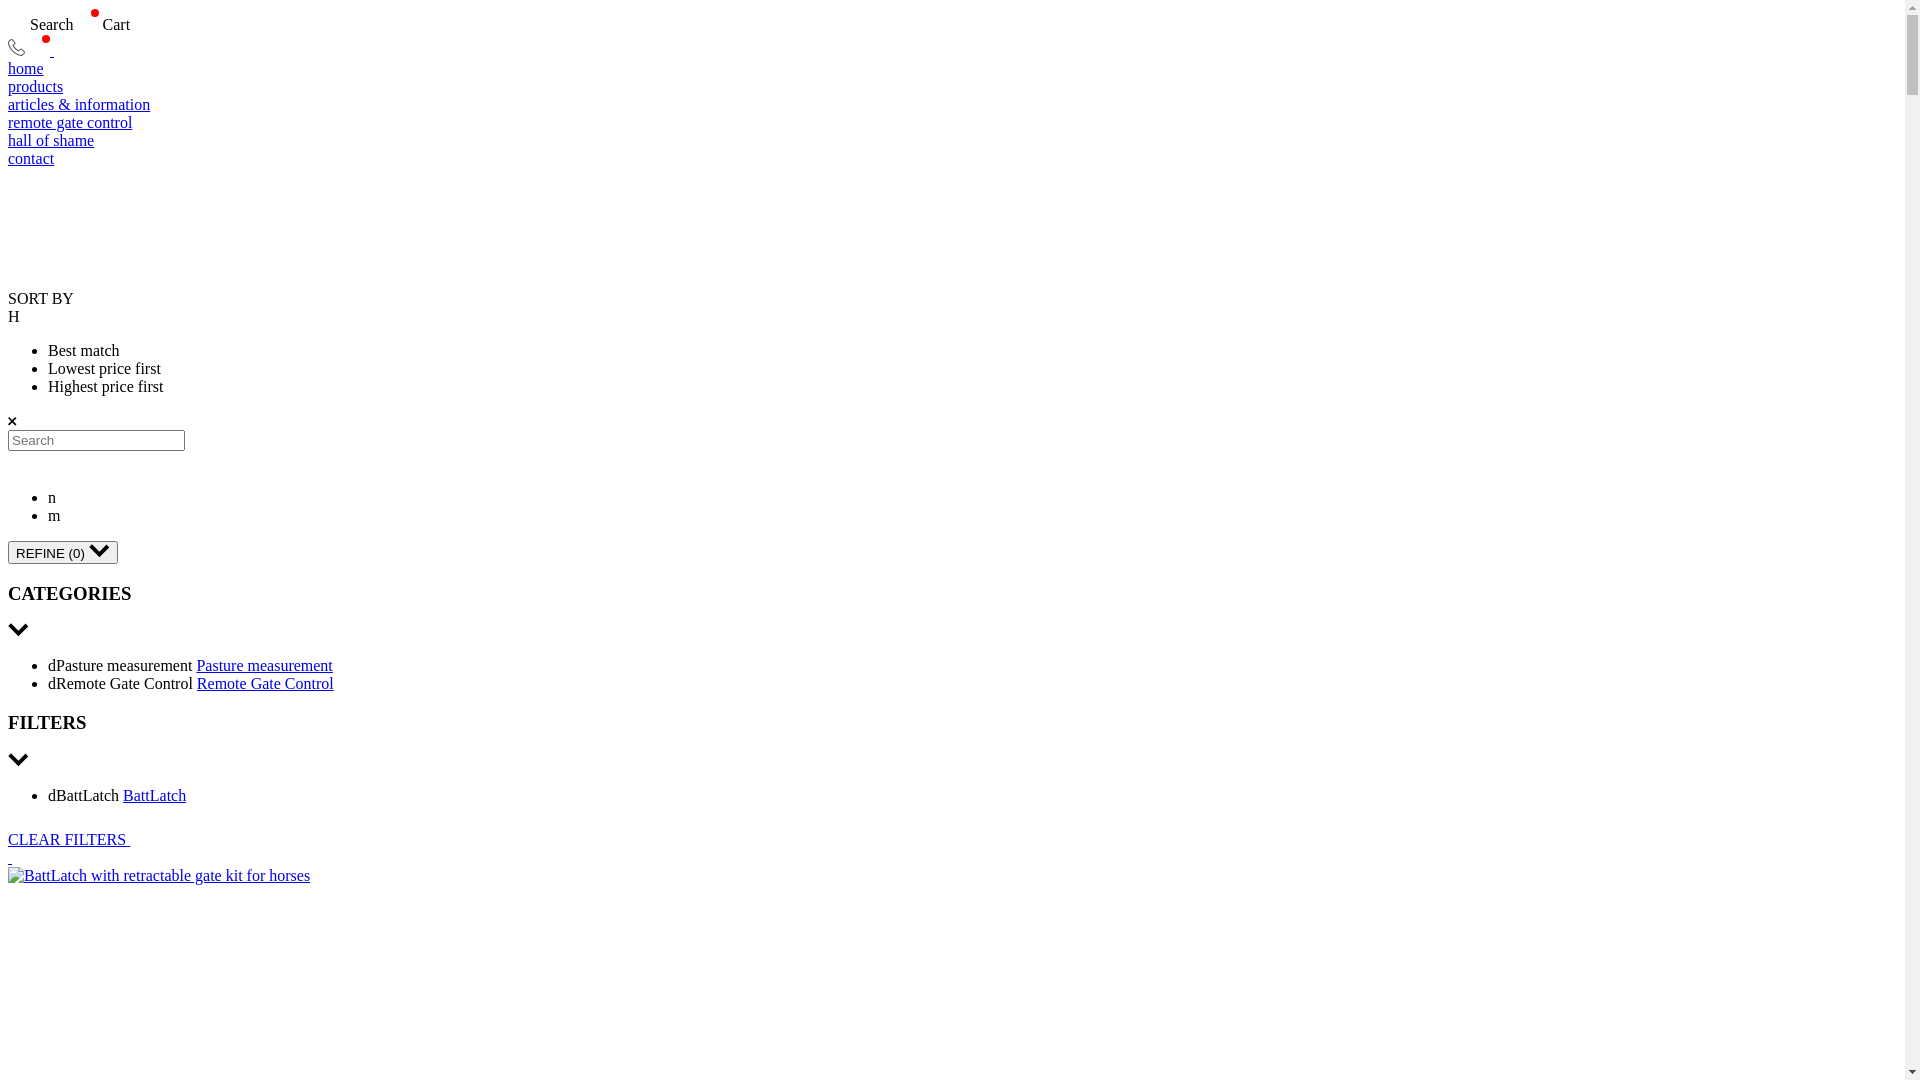  Describe the element at coordinates (8, 86) in the screenshot. I see `'products'` at that location.